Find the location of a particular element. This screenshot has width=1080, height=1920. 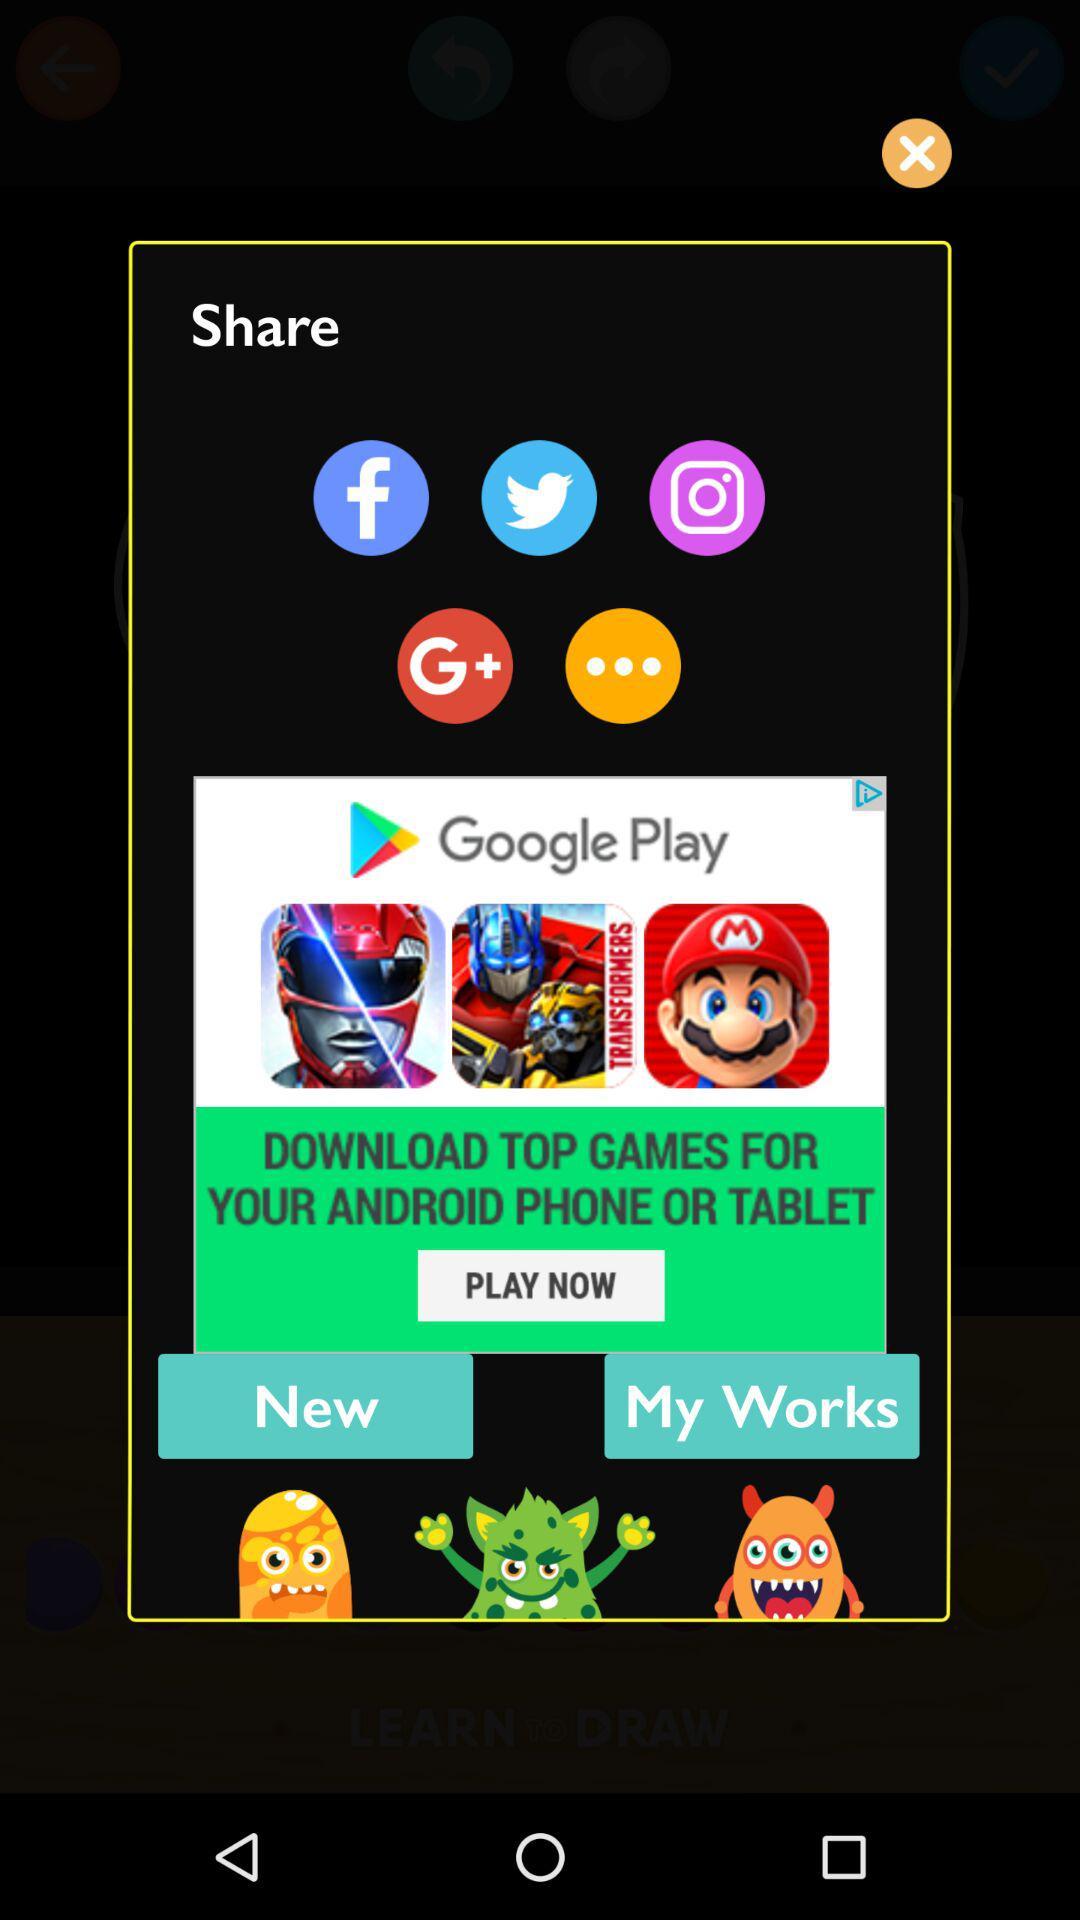

the photo icon is located at coordinates (706, 498).